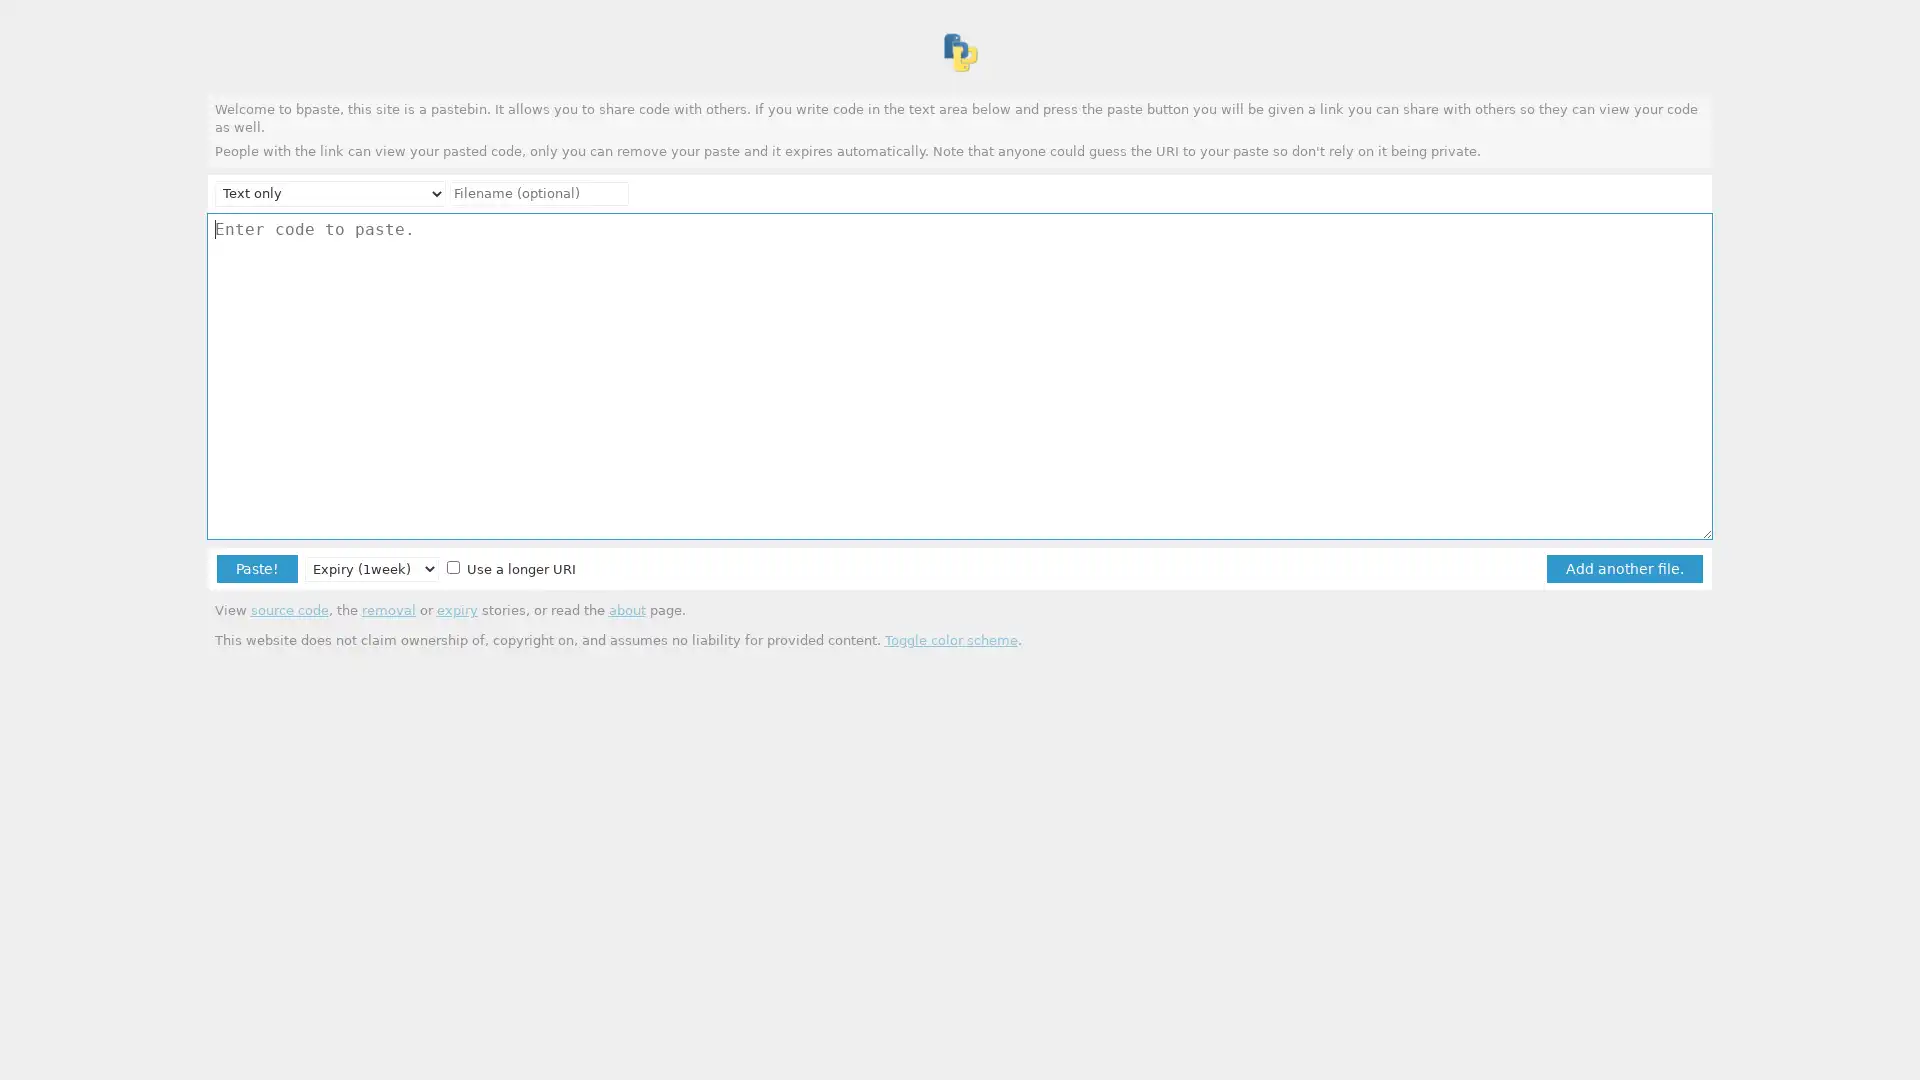 This screenshot has height=1080, width=1920. I want to click on Add another file., so click(1623, 568).